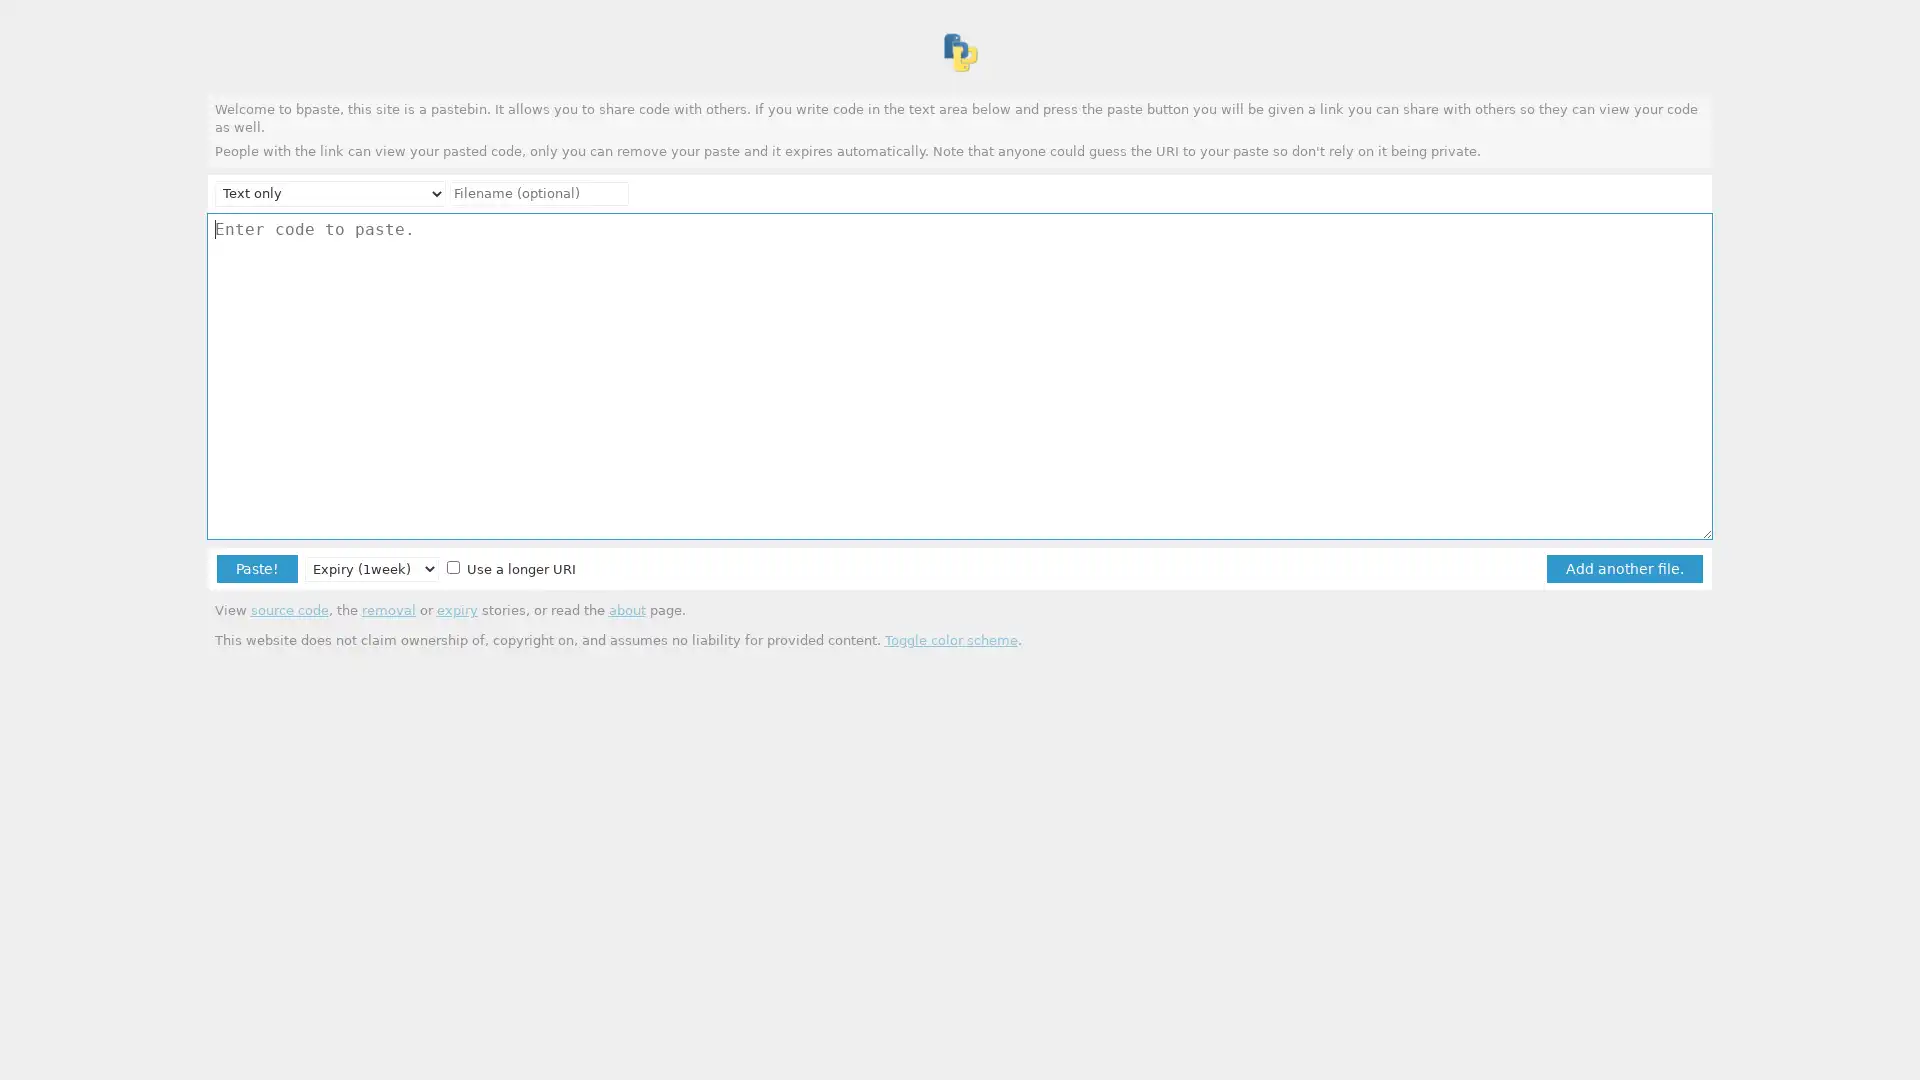 This screenshot has height=1080, width=1920. I want to click on Add another file., so click(1623, 568).